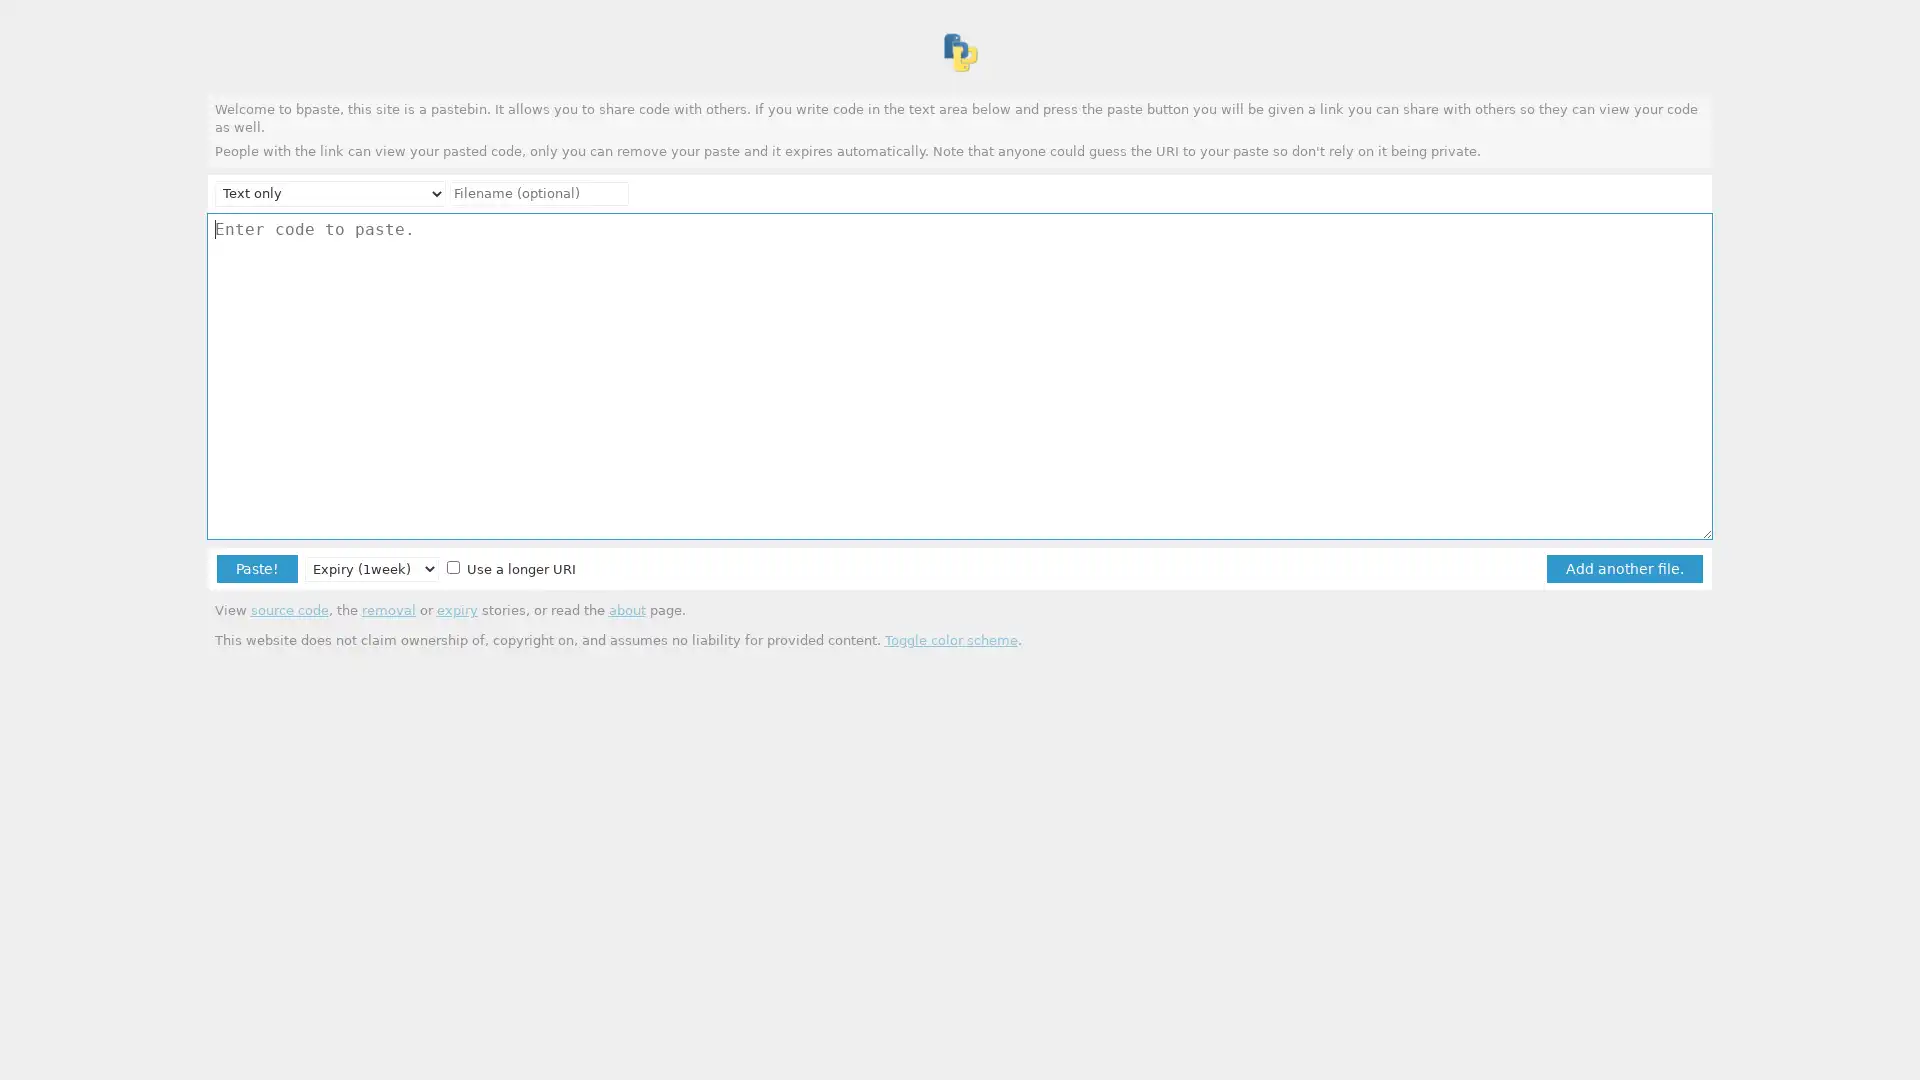 This screenshot has height=1080, width=1920. I want to click on Add another file., so click(1623, 568).